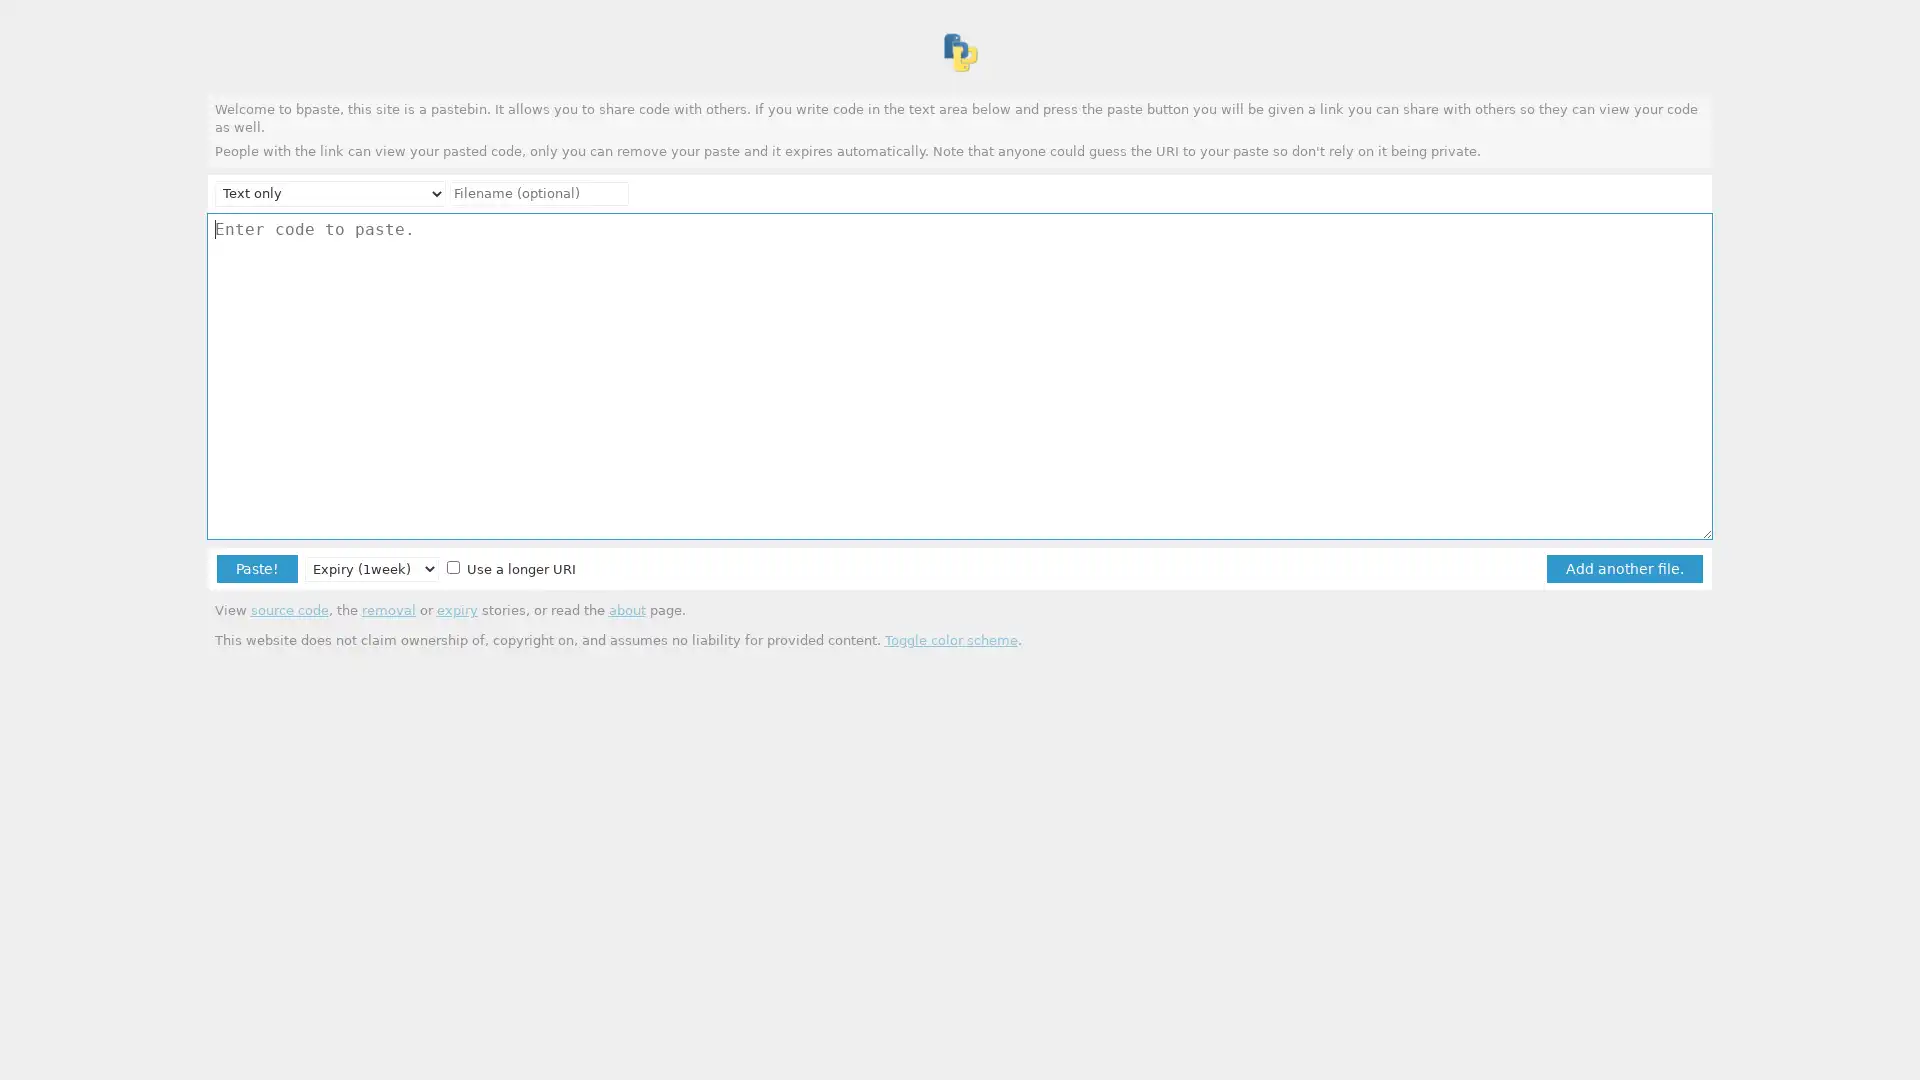 This screenshot has height=1080, width=1920. I want to click on Add another file., so click(1623, 568).